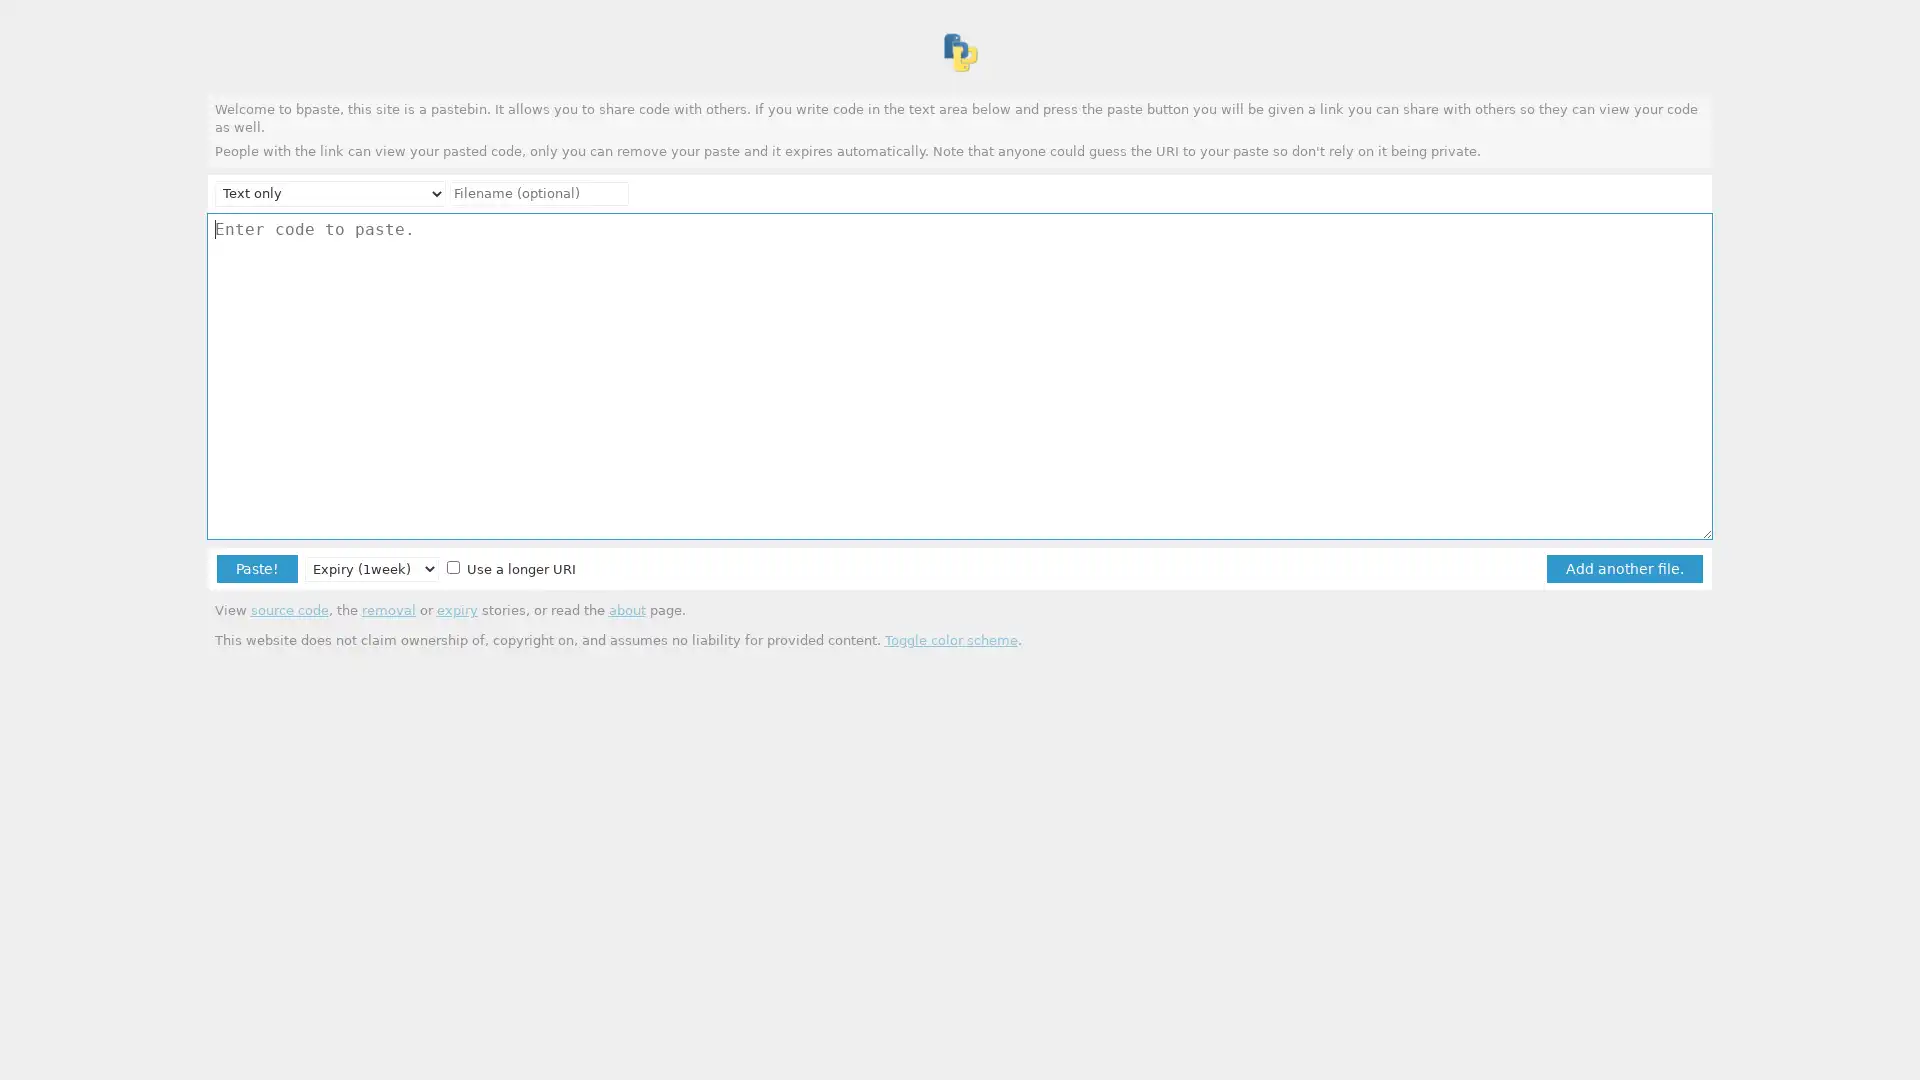 This screenshot has height=1080, width=1920. I want to click on Add another file., so click(1623, 568).